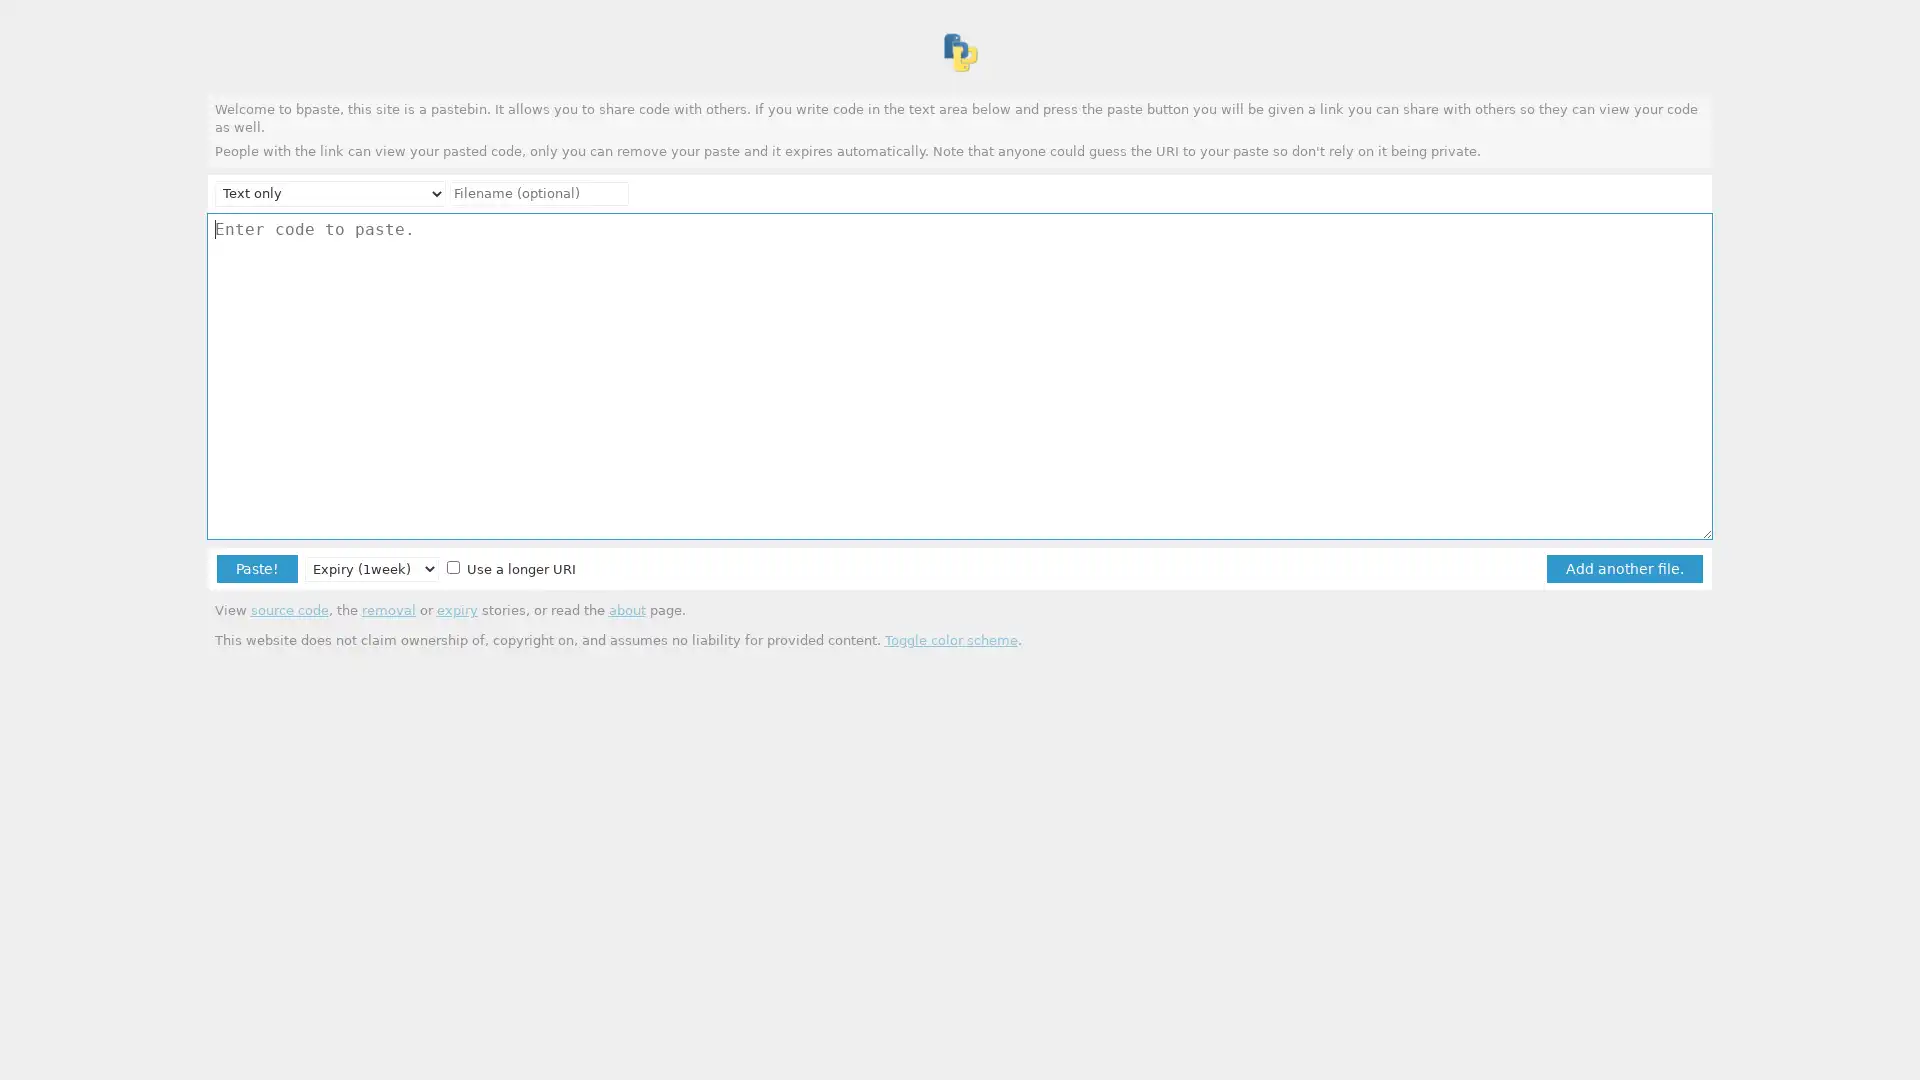 This screenshot has height=1080, width=1920. I want to click on Add another file., so click(1623, 568).